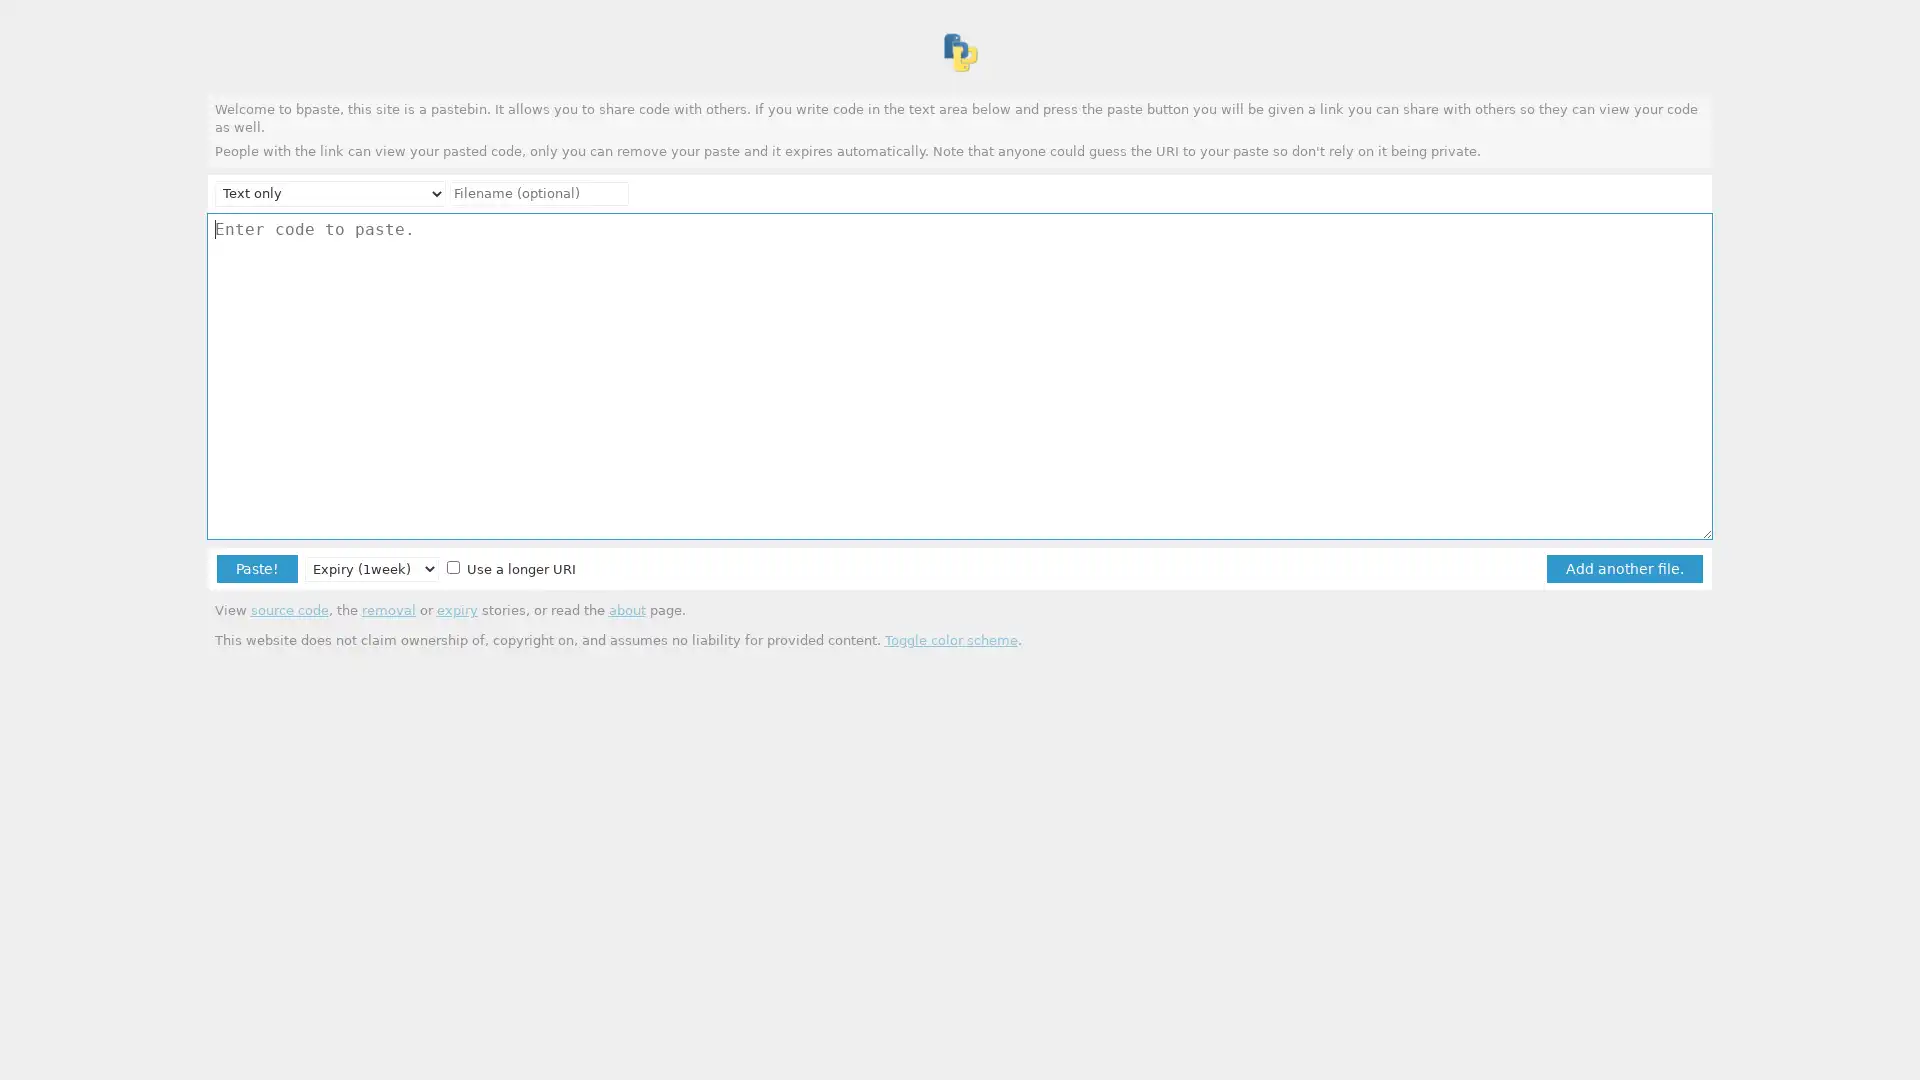 This screenshot has height=1080, width=1920. I want to click on Add another file., so click(1623, 568).